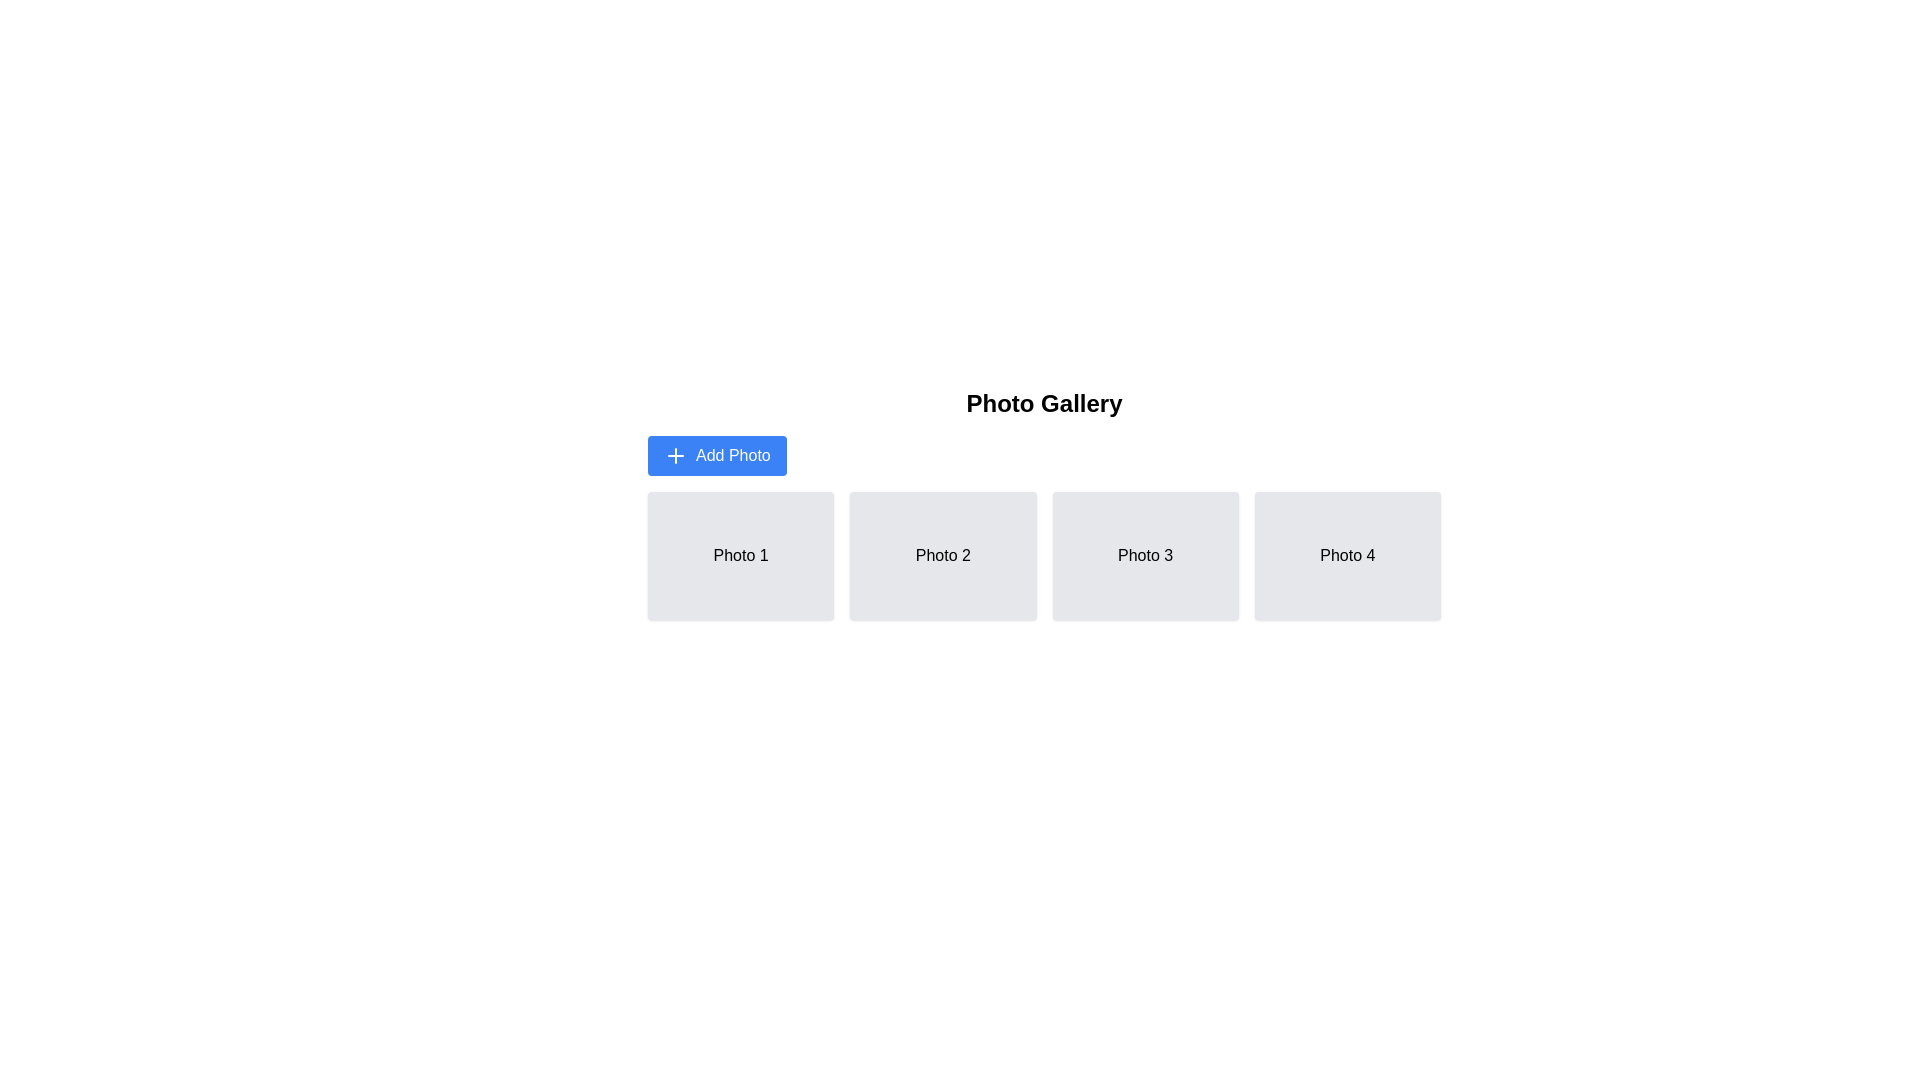  Describe the element at coordinates (1043, 555) in the screenshot. I see `the labels 'Photo 1', 'Photo 2', 'Photo 3', and 'Photo 4' in the horizontally-aligned grid layout for interactions` at that location.